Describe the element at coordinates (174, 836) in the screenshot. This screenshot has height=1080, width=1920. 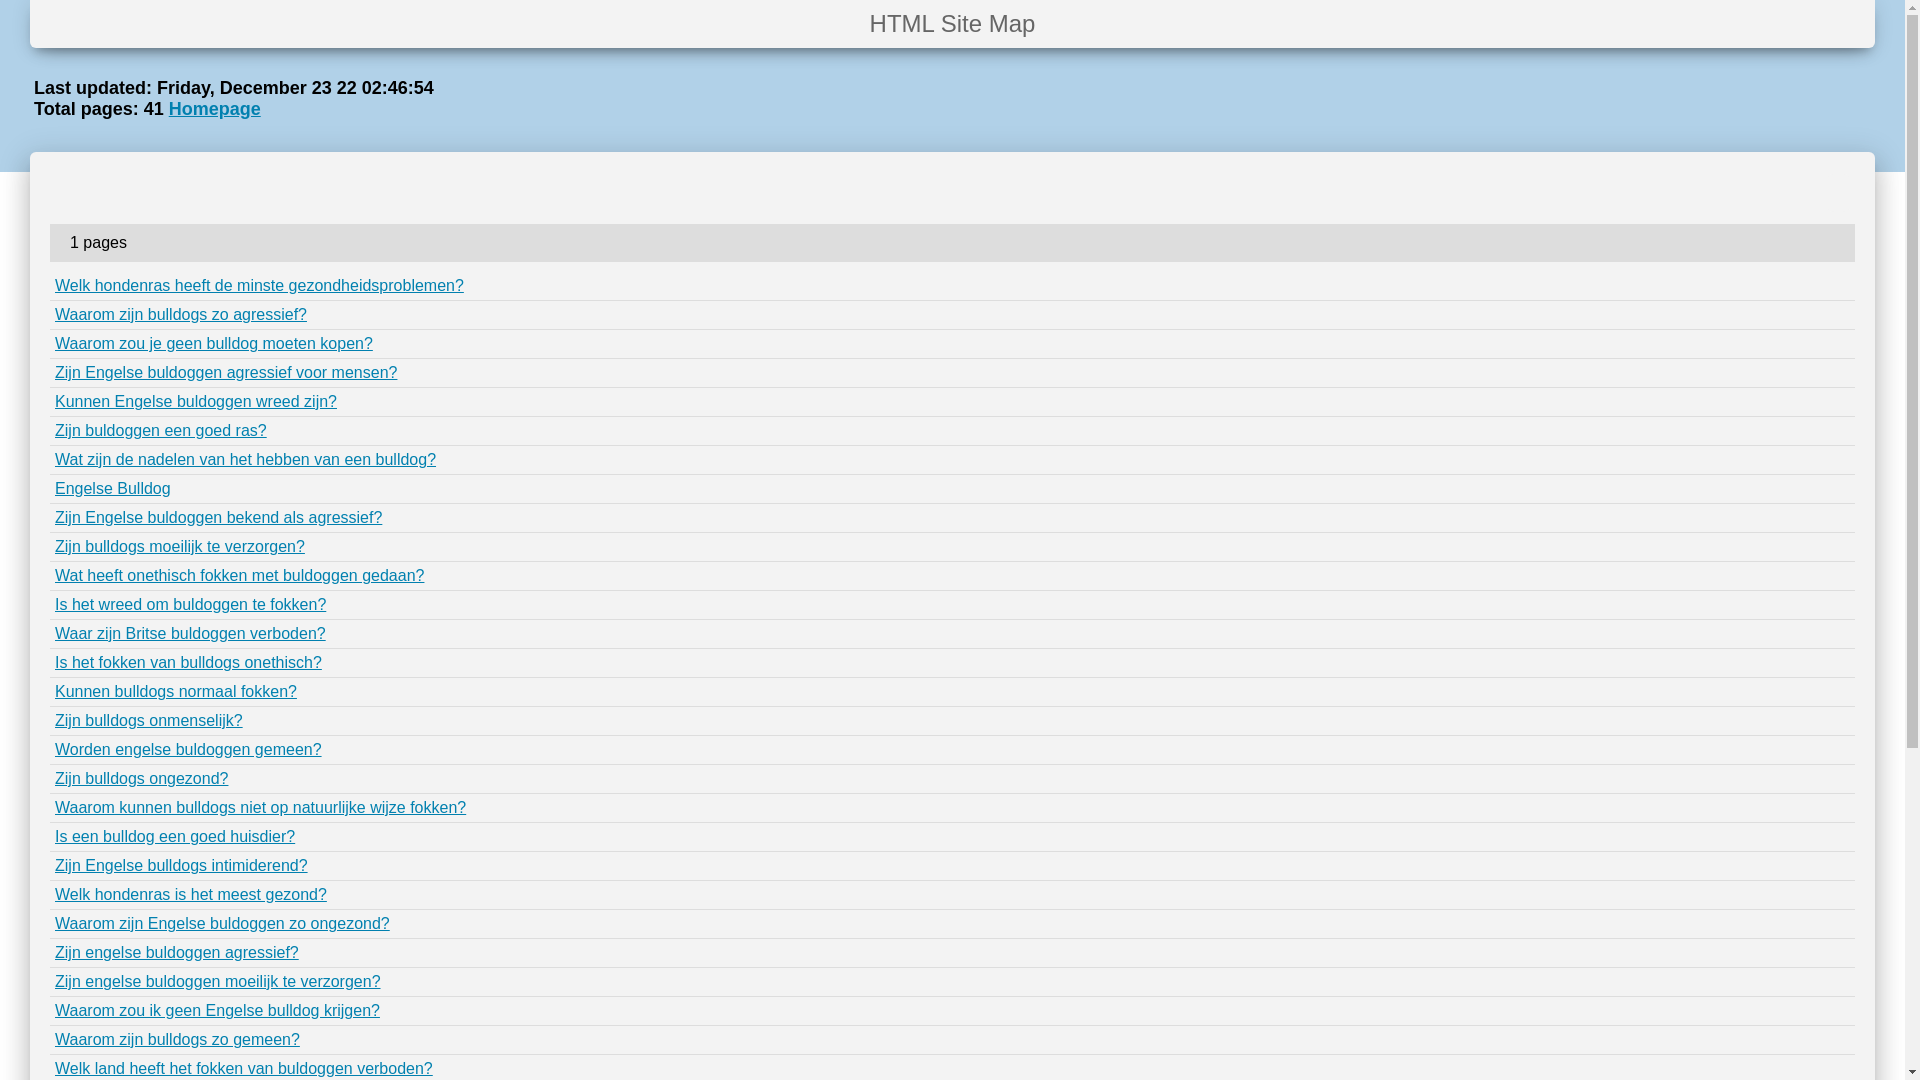
I see `'Is een bulldog een goed huisdier?'` at that location.